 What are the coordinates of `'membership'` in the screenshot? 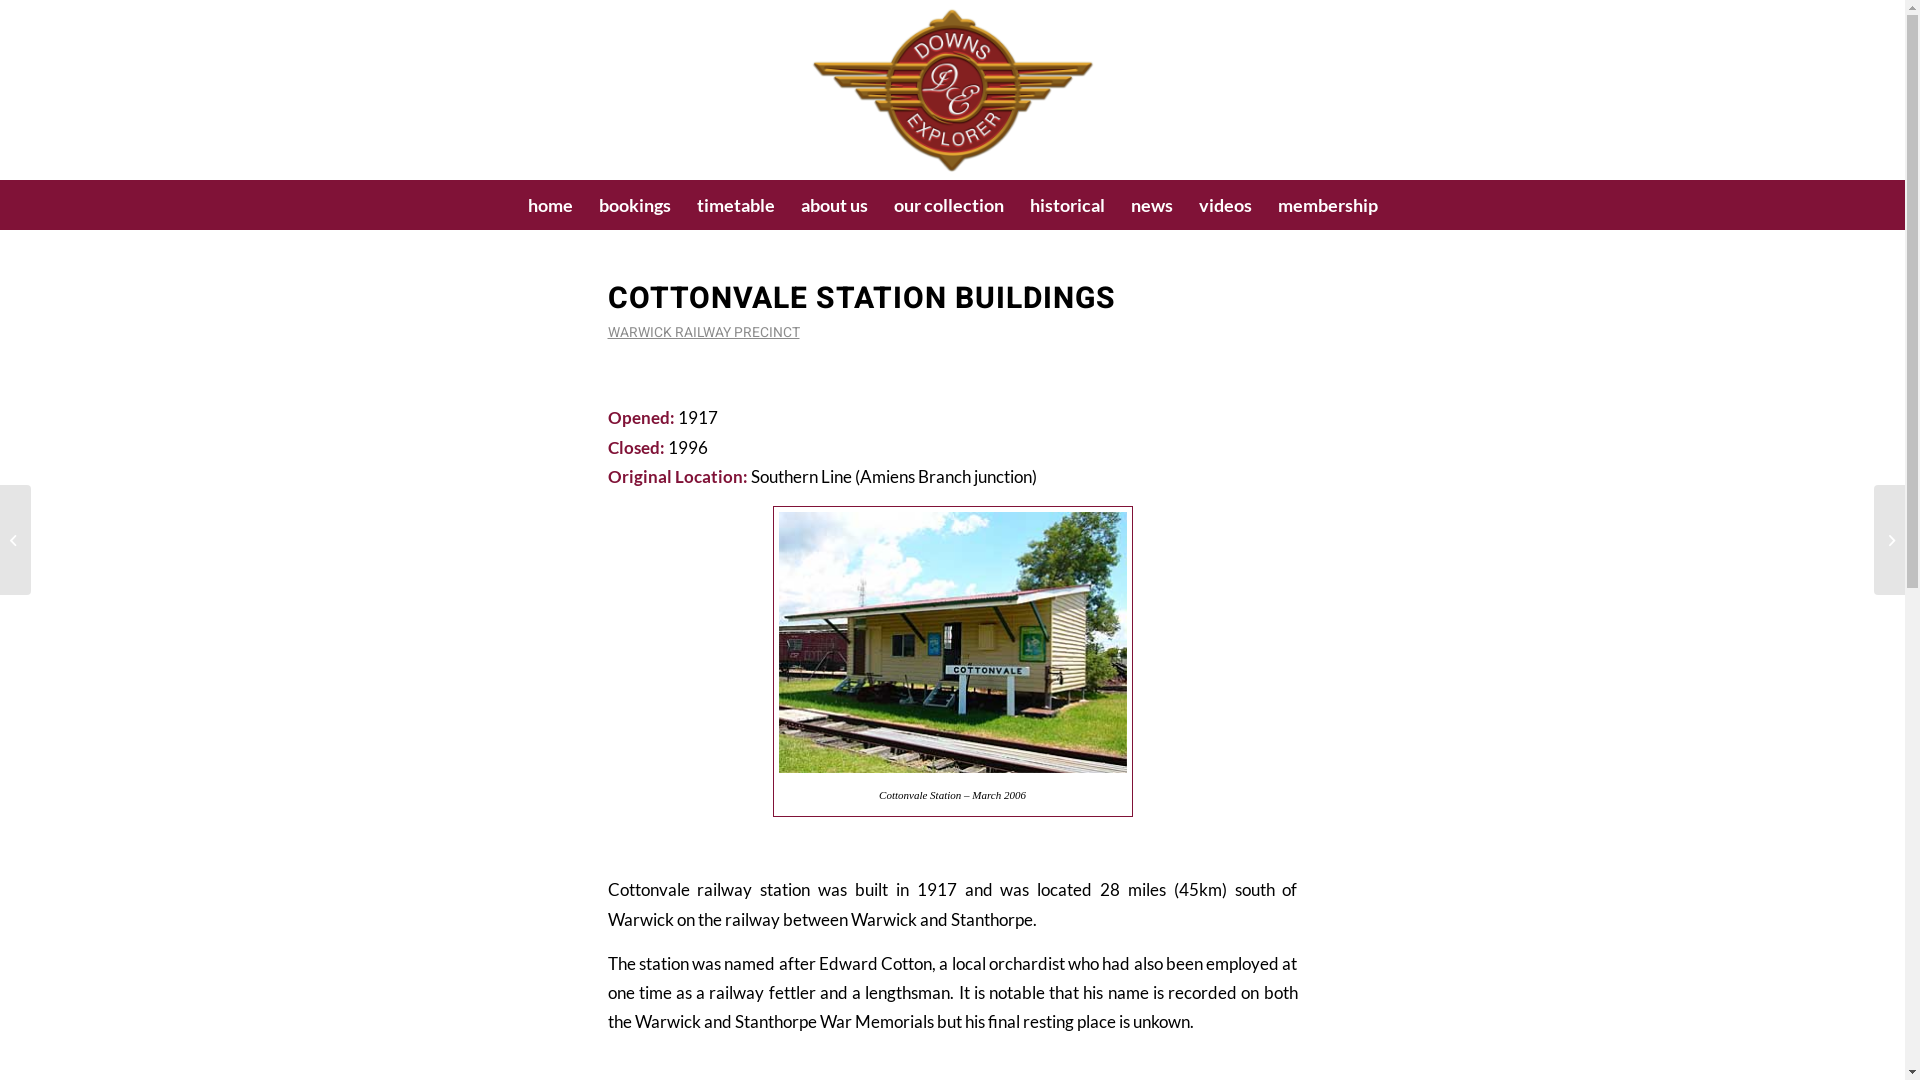 It's located at (1326, 204).